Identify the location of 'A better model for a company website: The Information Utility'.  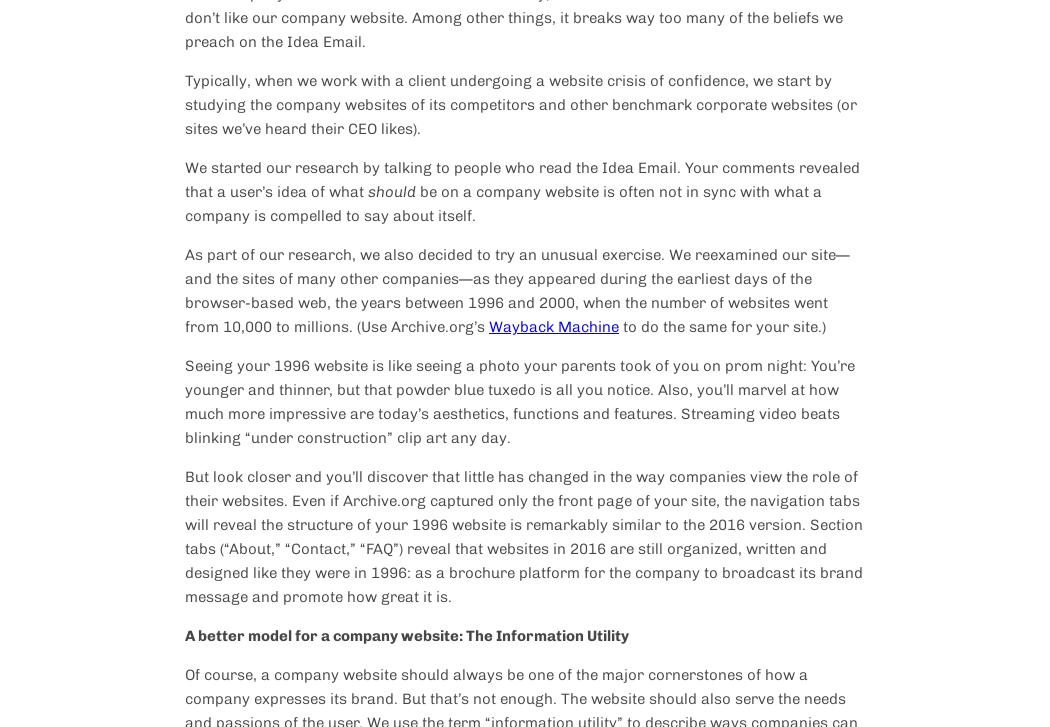
(406, 634).